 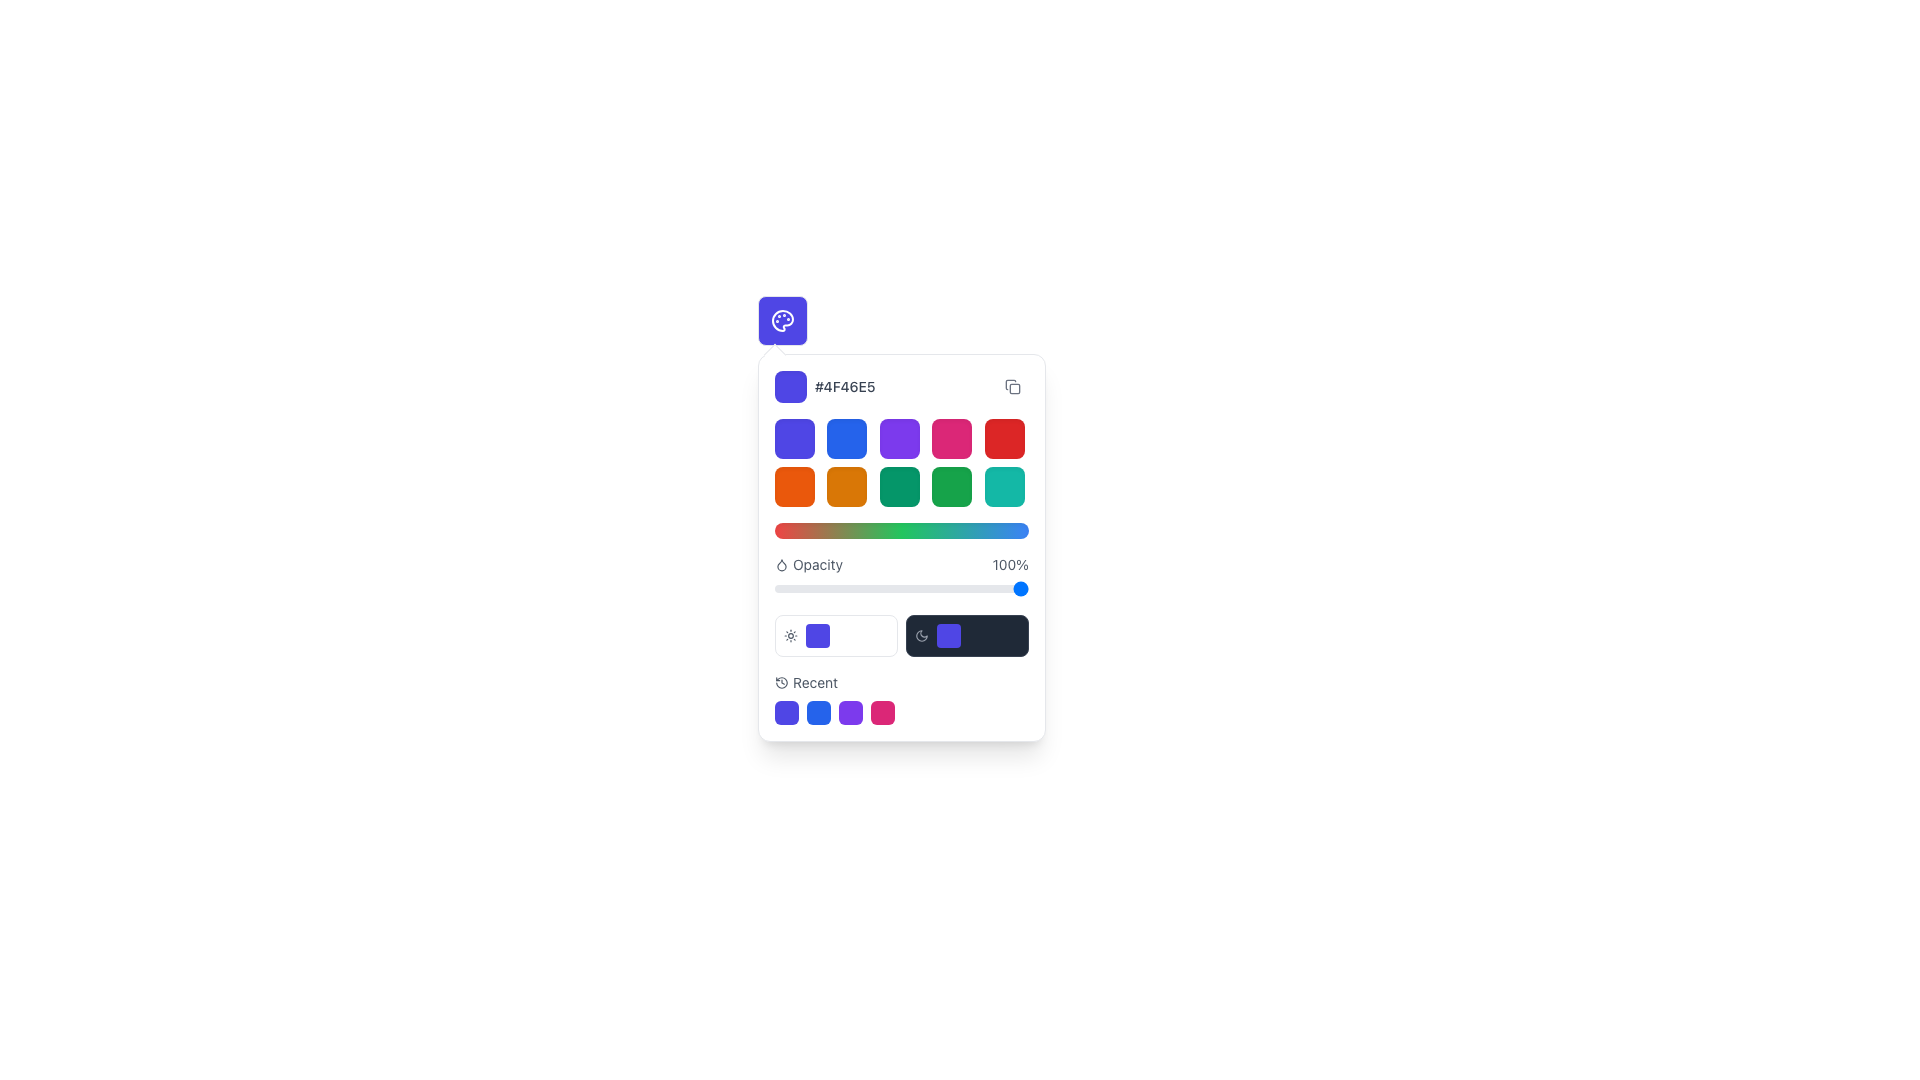 What do you see at coordinates (1012, 386) in the screenshot?
I see `the gray square button with rounded corners that resembles a stack of papers, located at the top-right area of a floating panel` at bounding box center [1012, 386].